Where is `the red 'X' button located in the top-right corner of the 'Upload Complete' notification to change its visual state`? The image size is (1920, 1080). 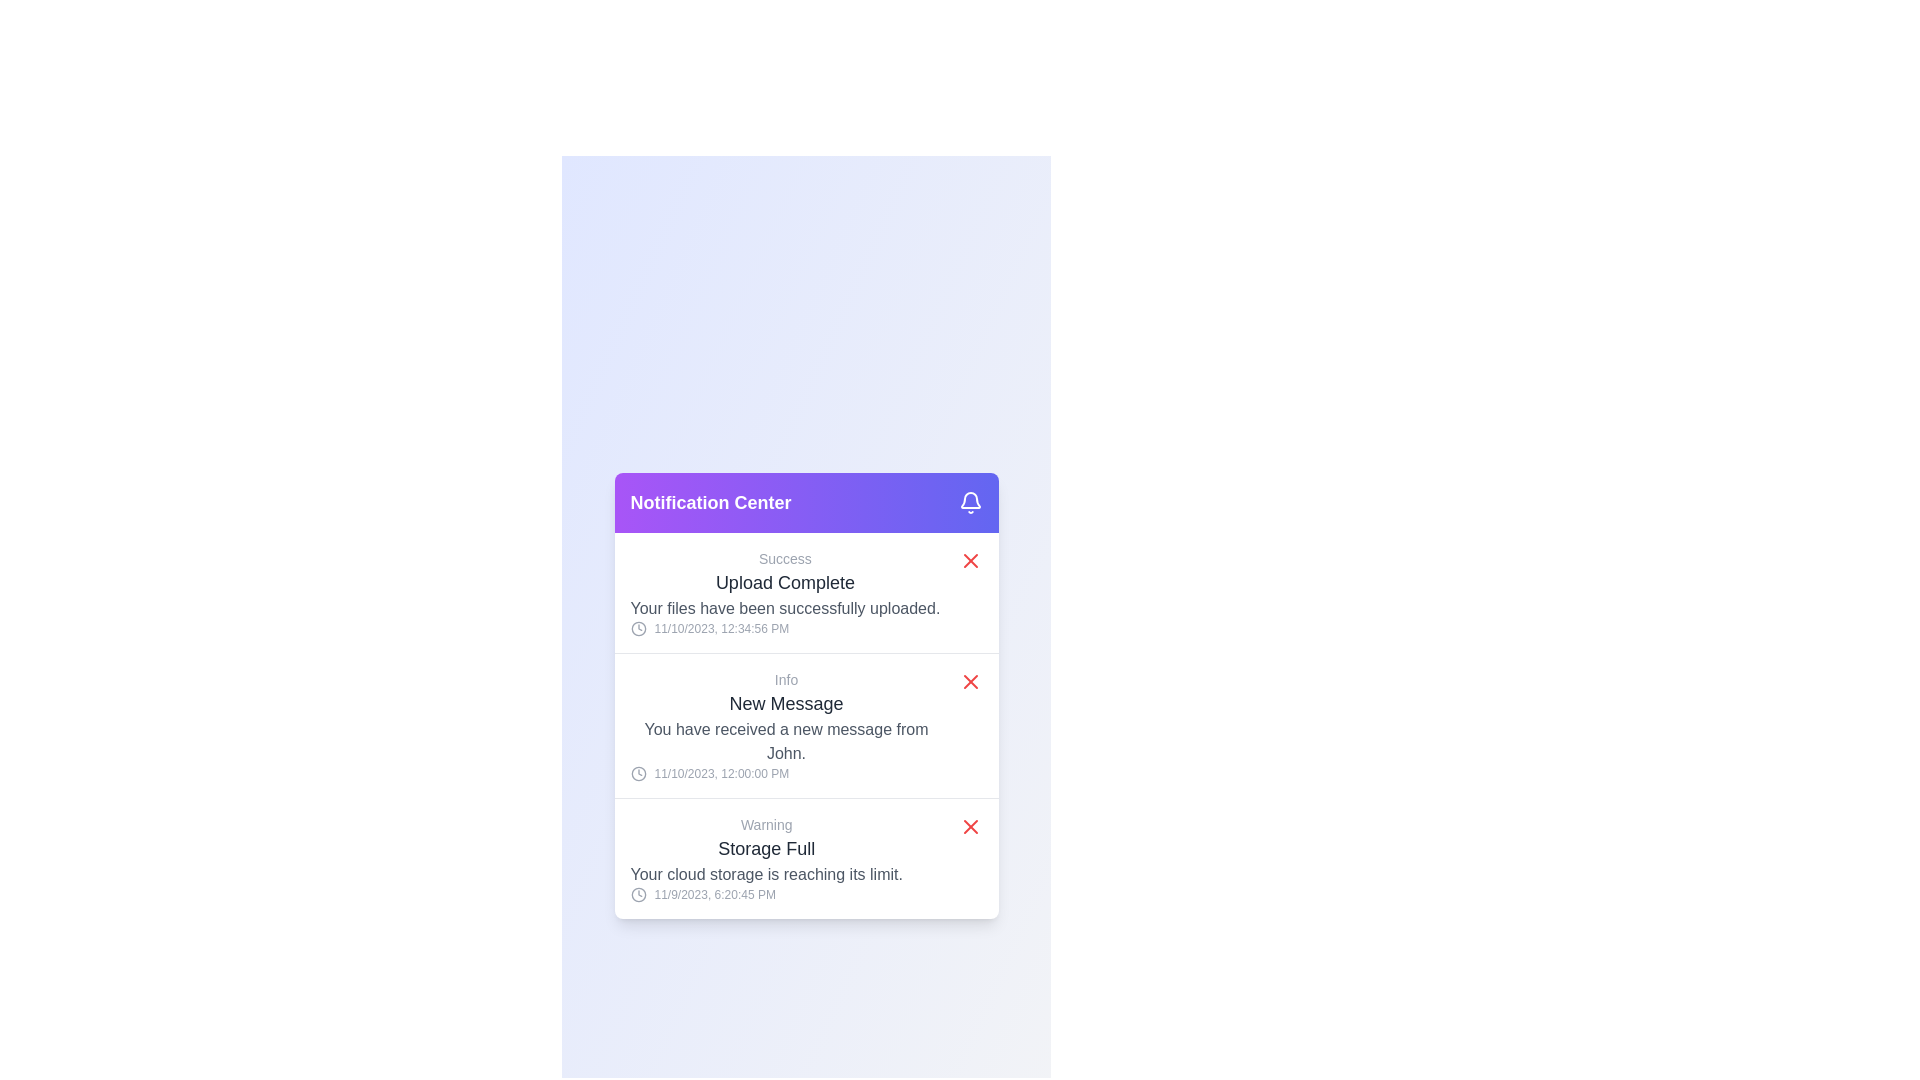
the red 'X' button located in the top-right corner of the 'Upload Complete' notification to change its visual state is located at coordinates (970, 560).